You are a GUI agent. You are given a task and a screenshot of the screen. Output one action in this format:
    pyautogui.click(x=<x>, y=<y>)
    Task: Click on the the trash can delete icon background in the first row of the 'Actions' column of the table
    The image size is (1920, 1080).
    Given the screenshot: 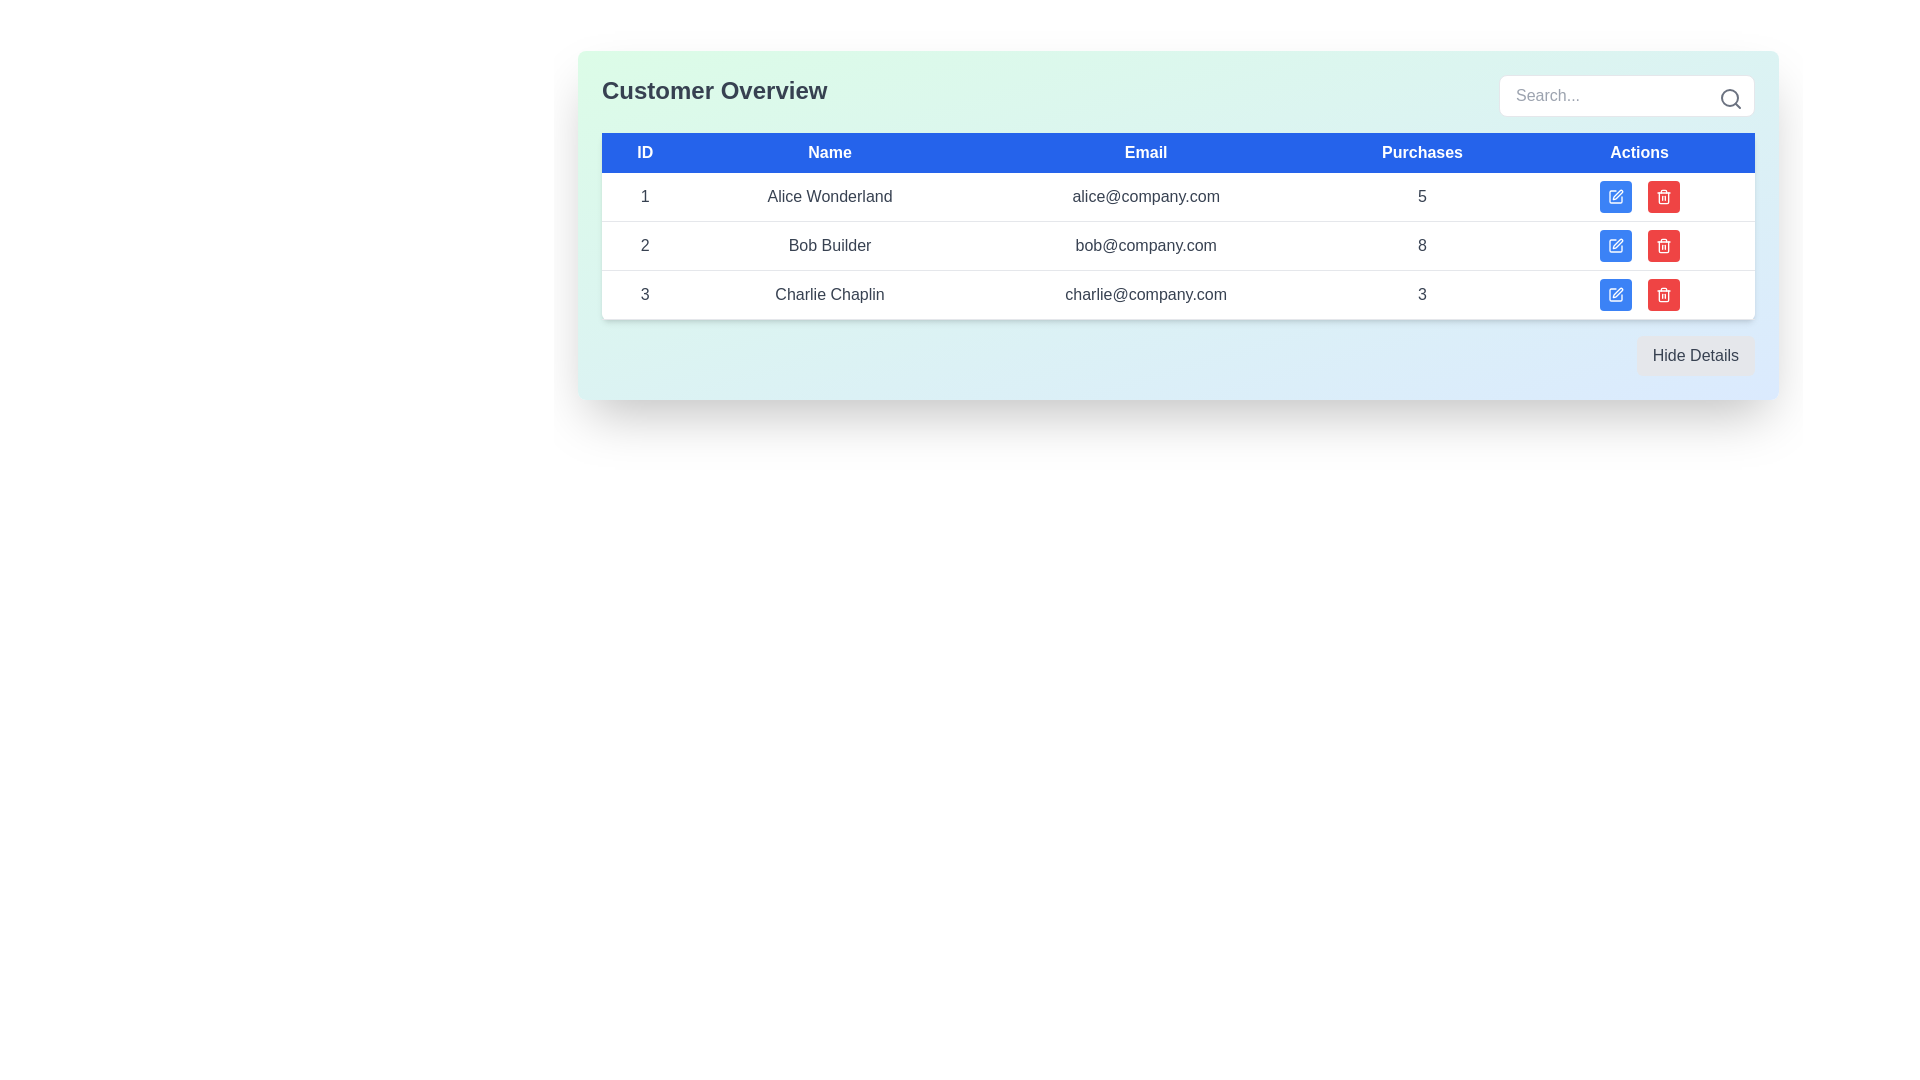 What is the action you would take?
    pyautogui.click(x=1663, y=296)
    